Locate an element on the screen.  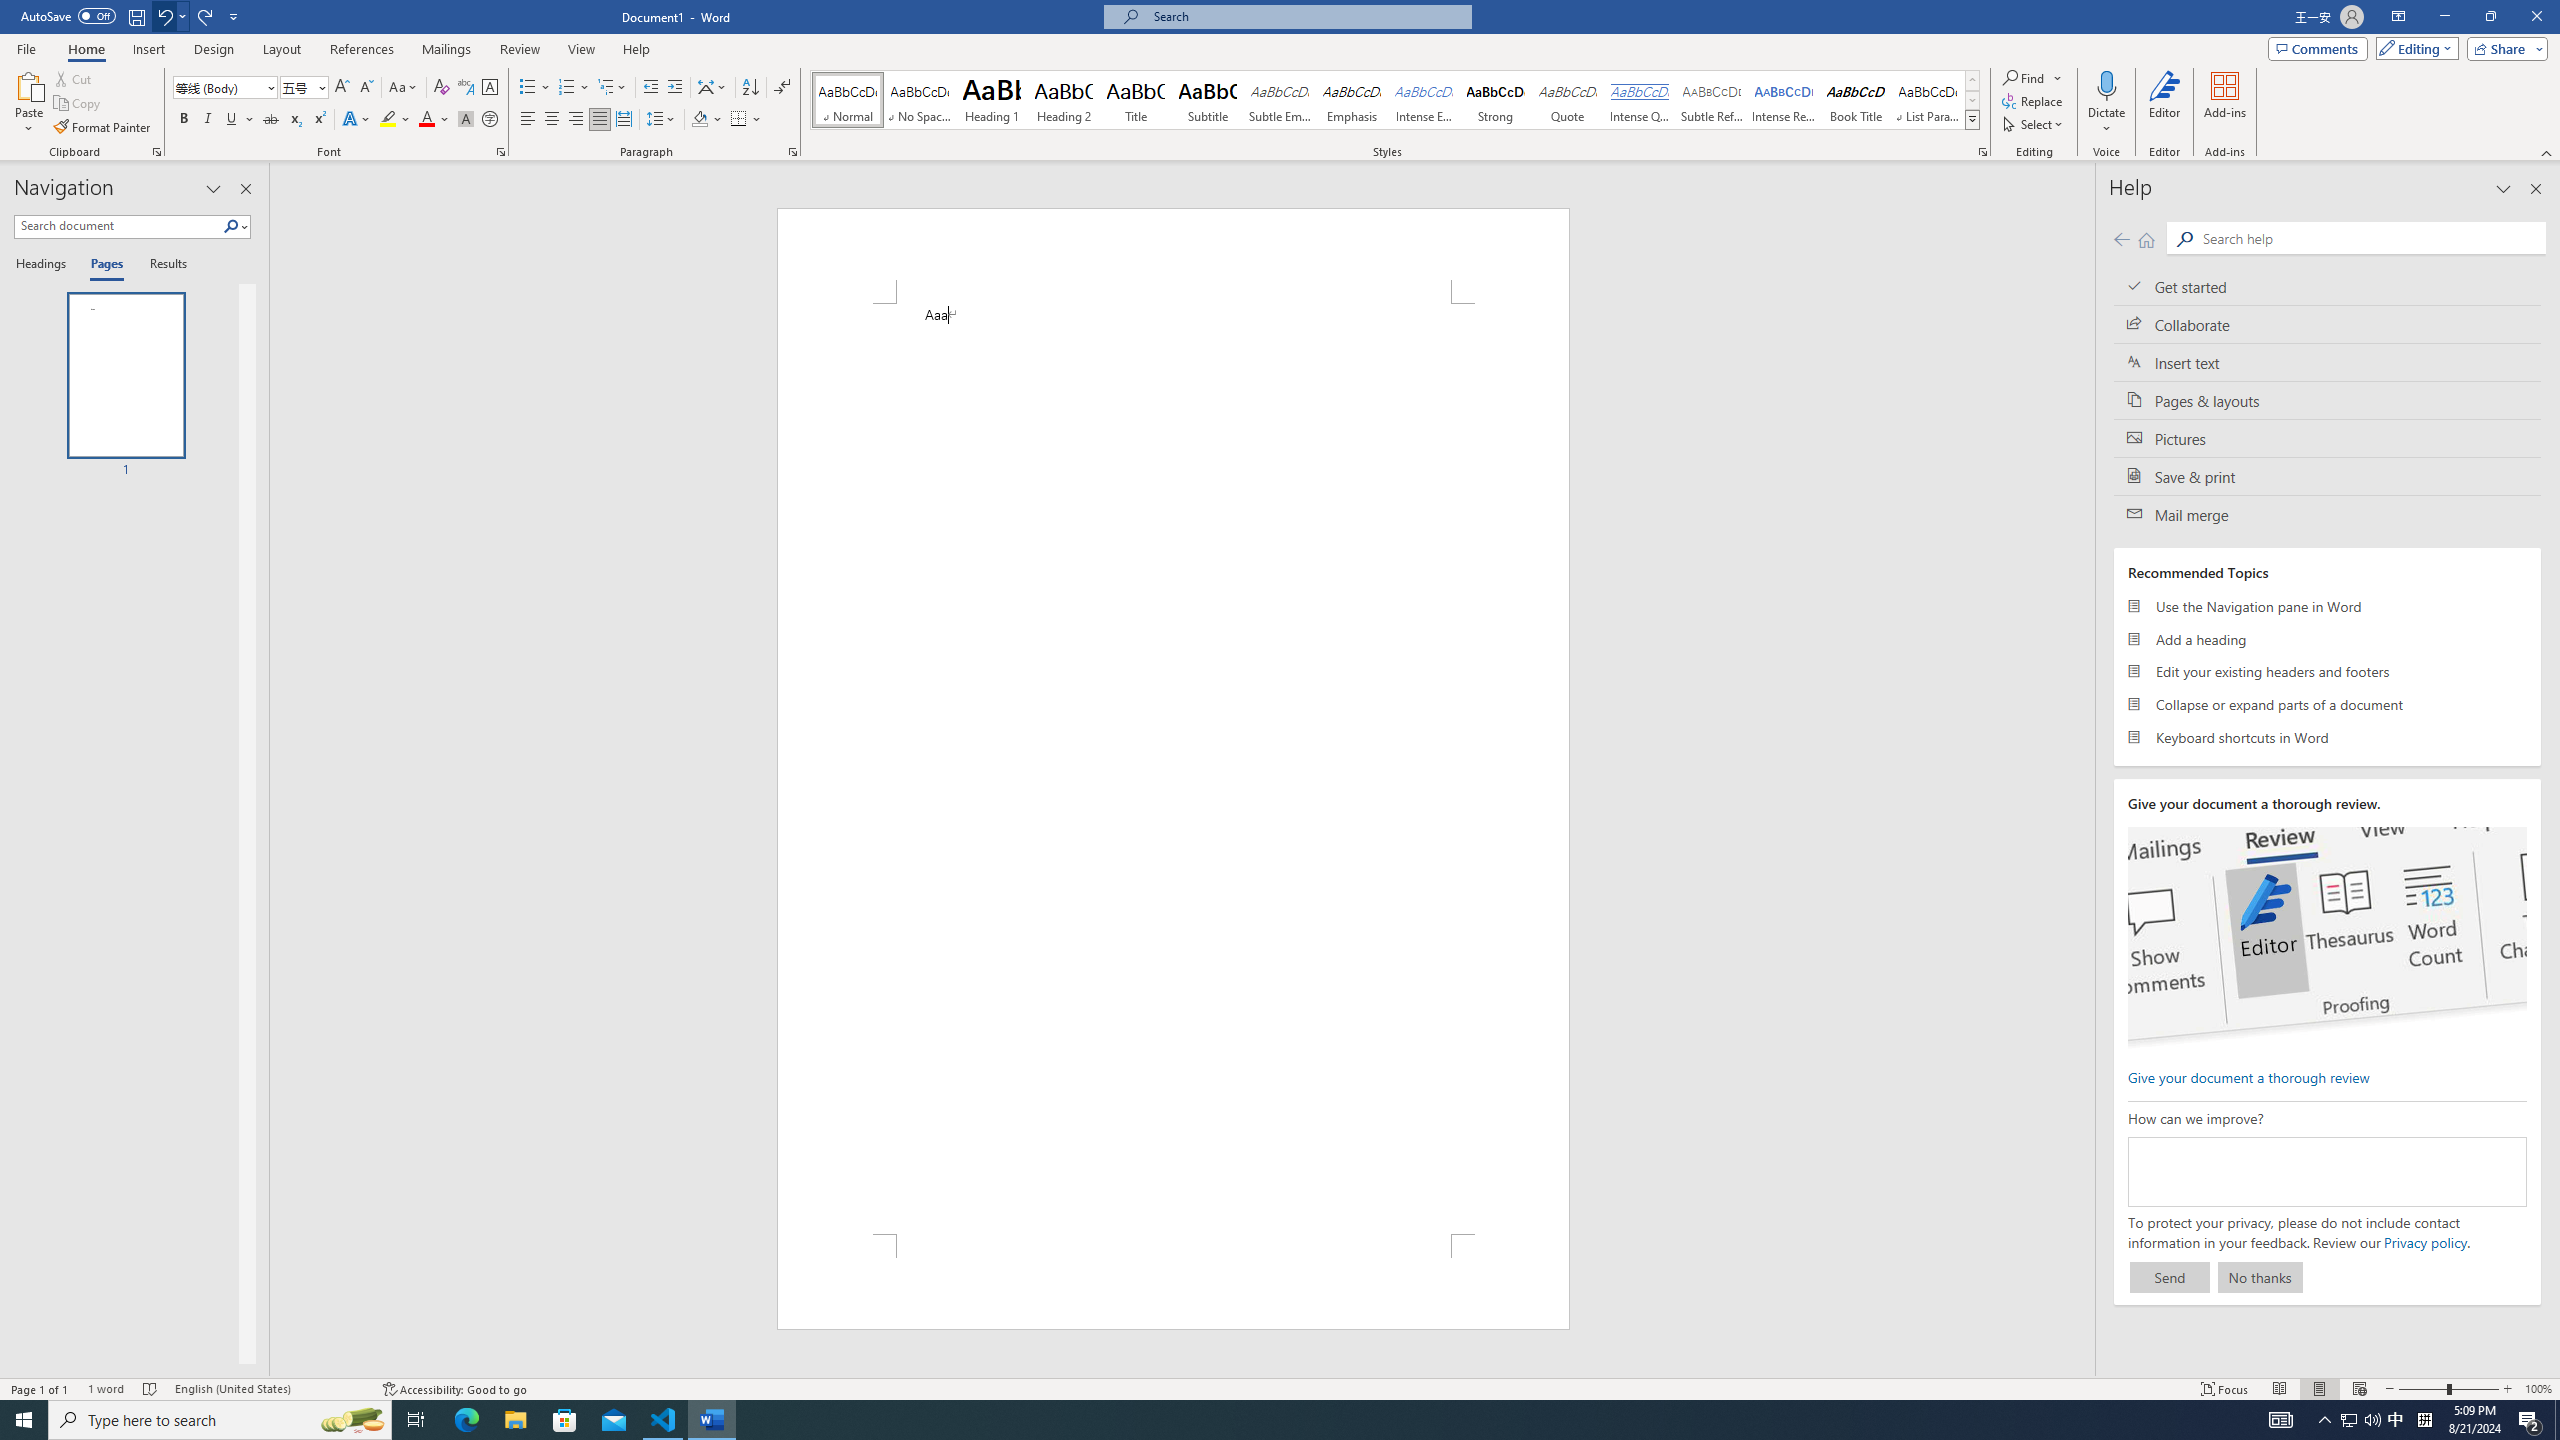
'Spelling and Grammar Check No Errors' is located at coordinates (150, 1389).